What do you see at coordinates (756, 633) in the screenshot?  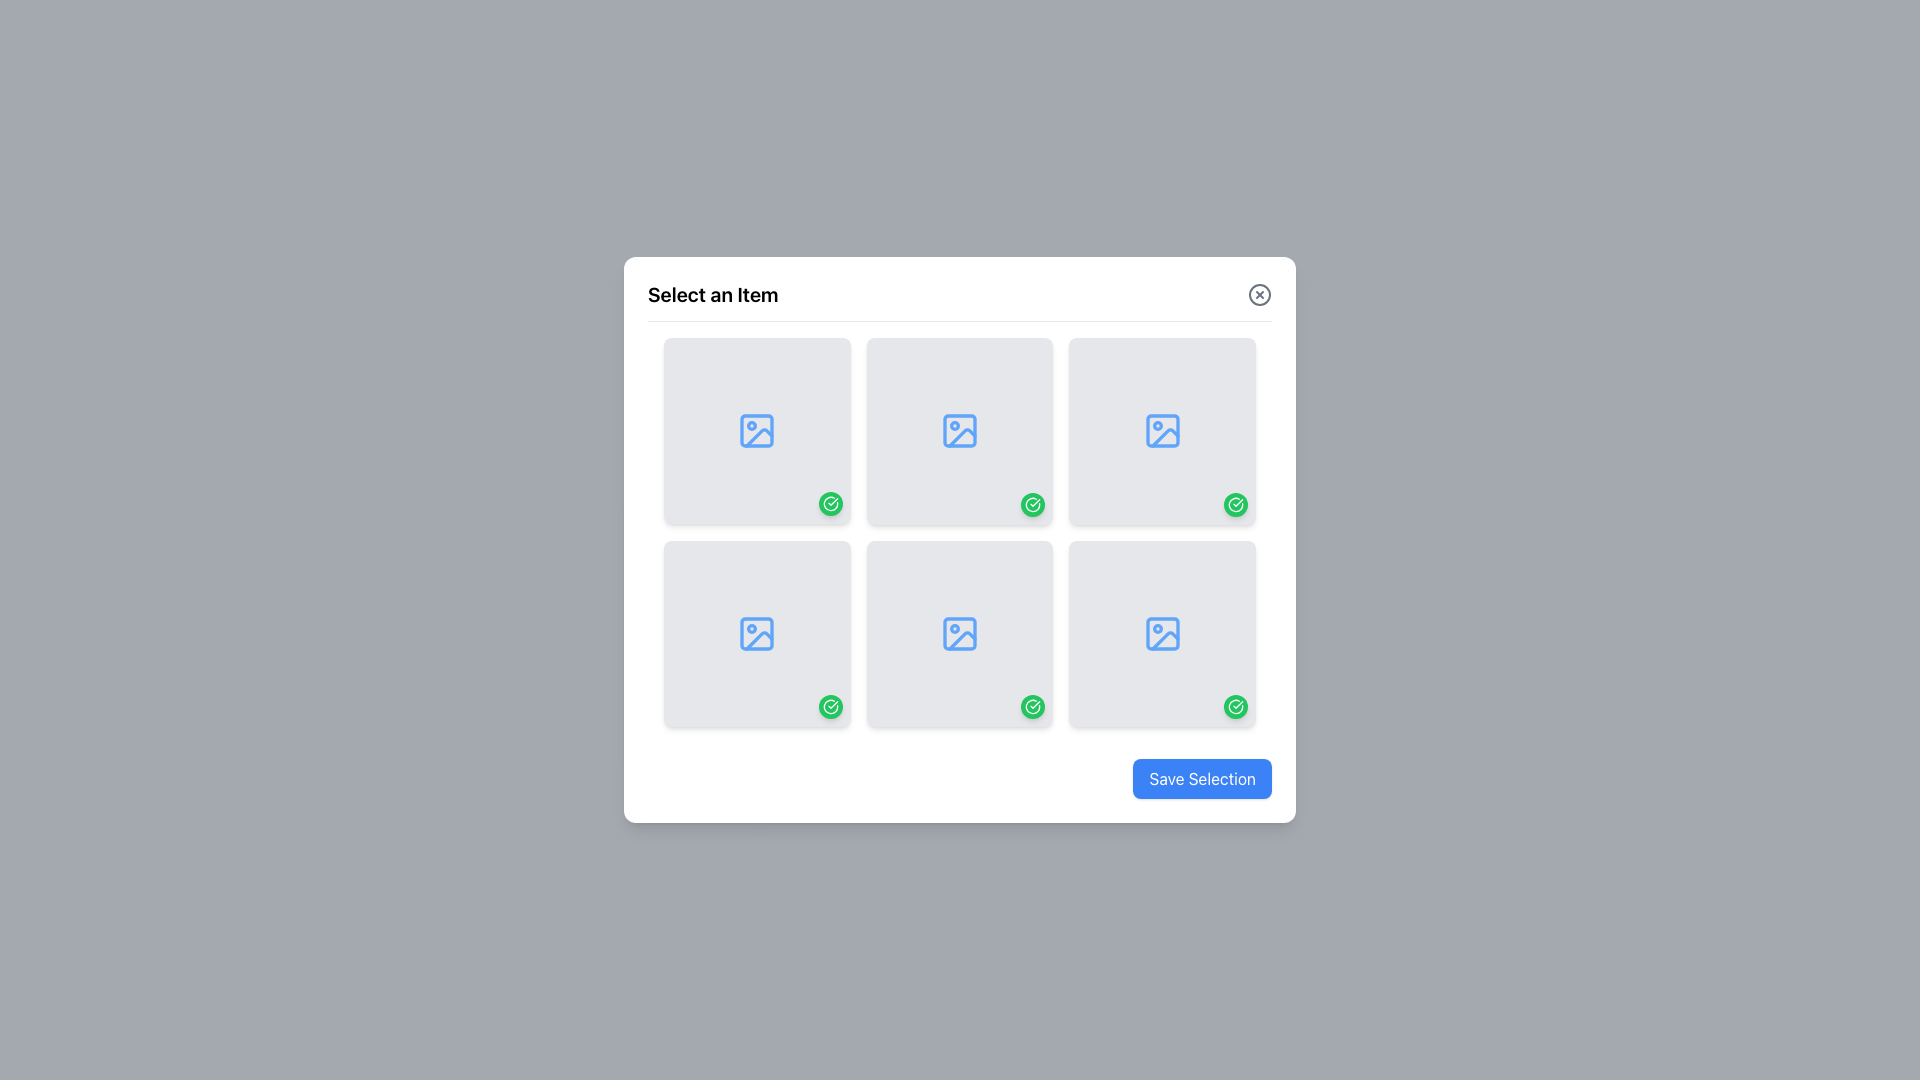 I see `the blue-outline square icon resembling a photo with a mountain shape located in the bottom-left cell of a 2x3 grid layout` at bounding box center [756, 633].